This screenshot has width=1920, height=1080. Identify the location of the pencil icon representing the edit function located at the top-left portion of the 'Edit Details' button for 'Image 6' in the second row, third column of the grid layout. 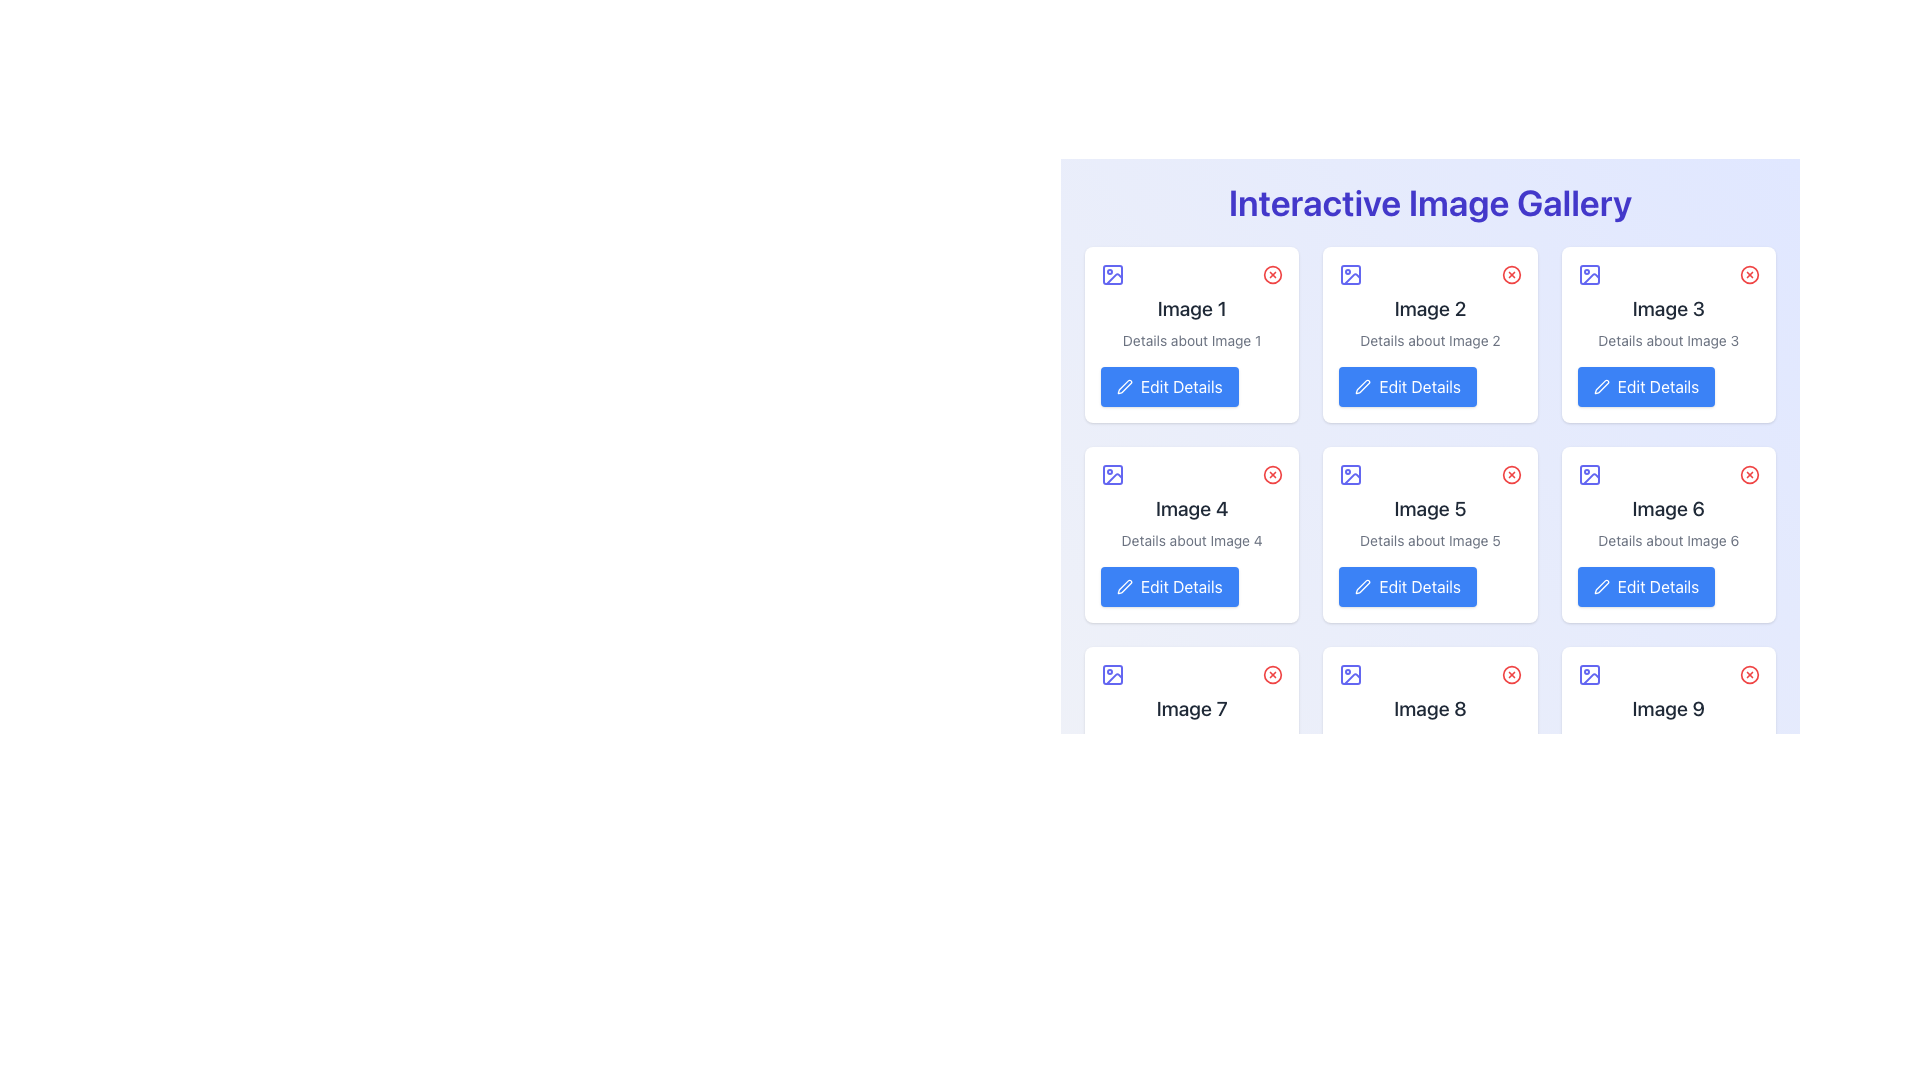
(1601, 585).